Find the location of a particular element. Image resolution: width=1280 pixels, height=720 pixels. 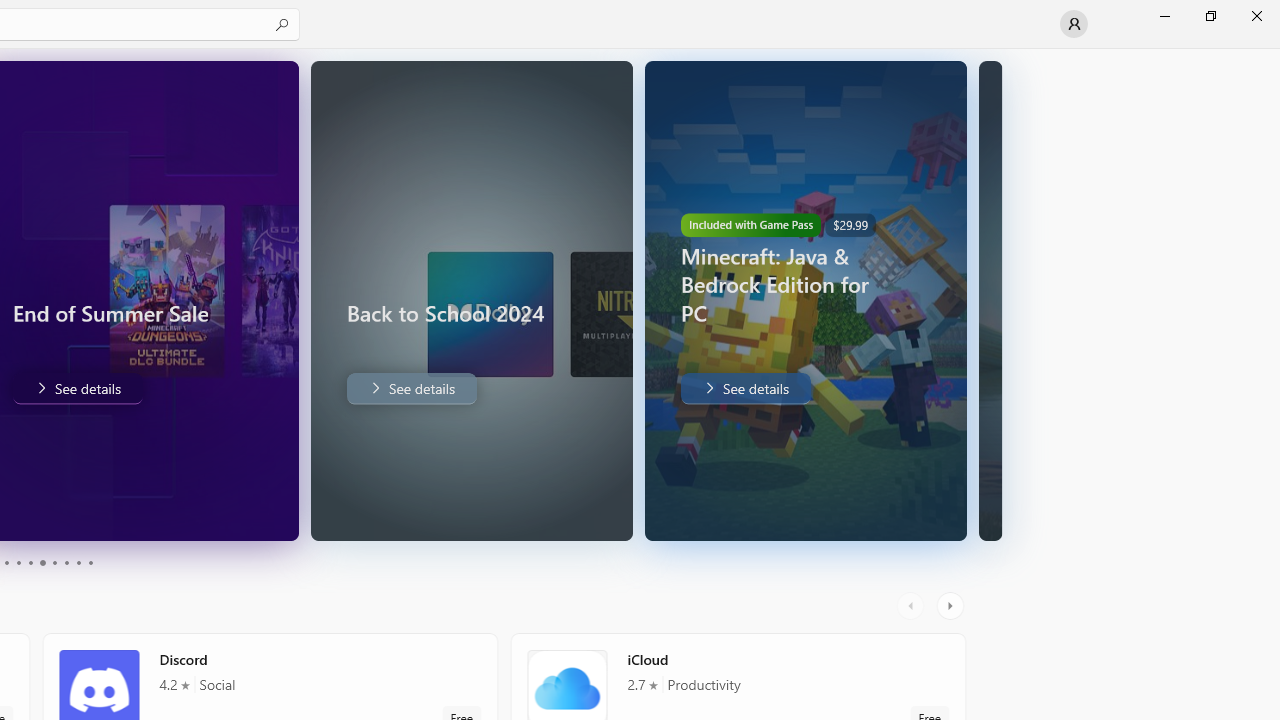

'Page 8' is located at coordinates (65, 563).